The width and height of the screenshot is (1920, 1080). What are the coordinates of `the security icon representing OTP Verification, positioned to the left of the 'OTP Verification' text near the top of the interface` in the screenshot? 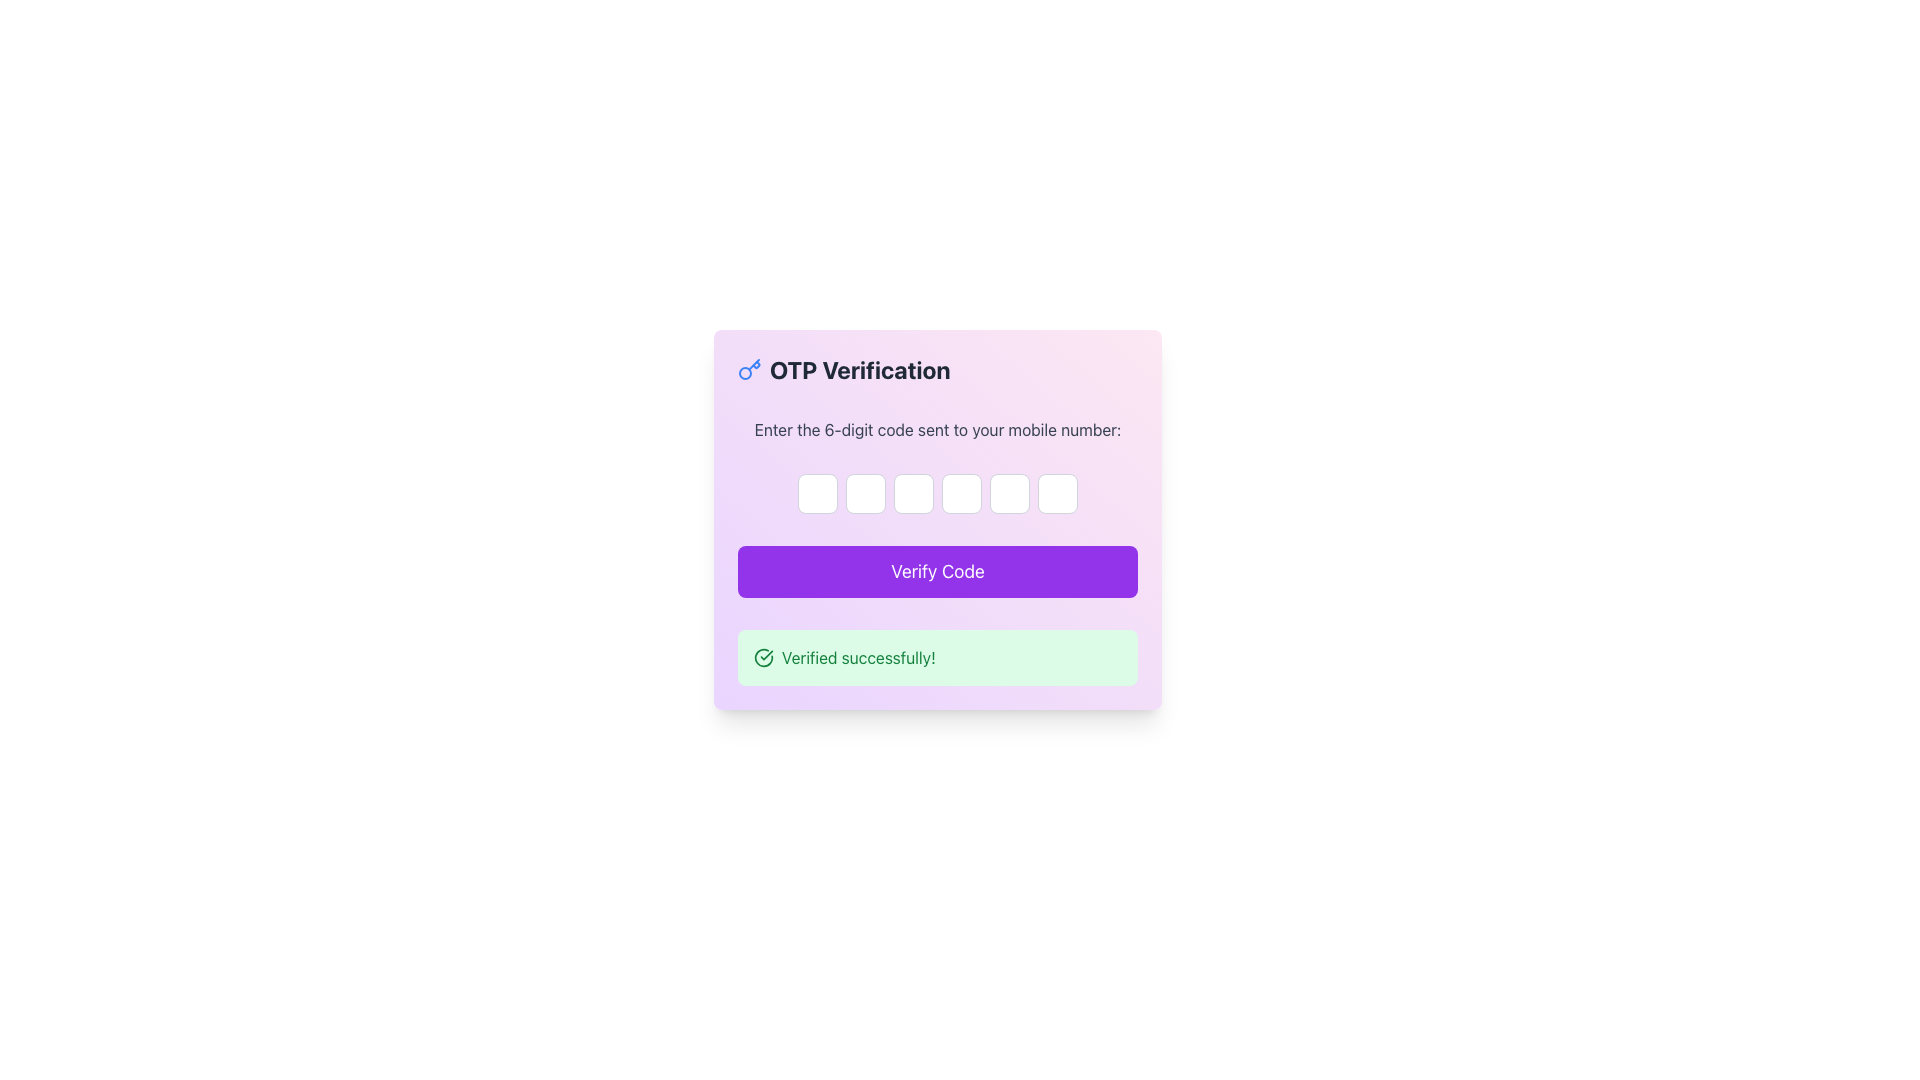 It's located at (748, 370).